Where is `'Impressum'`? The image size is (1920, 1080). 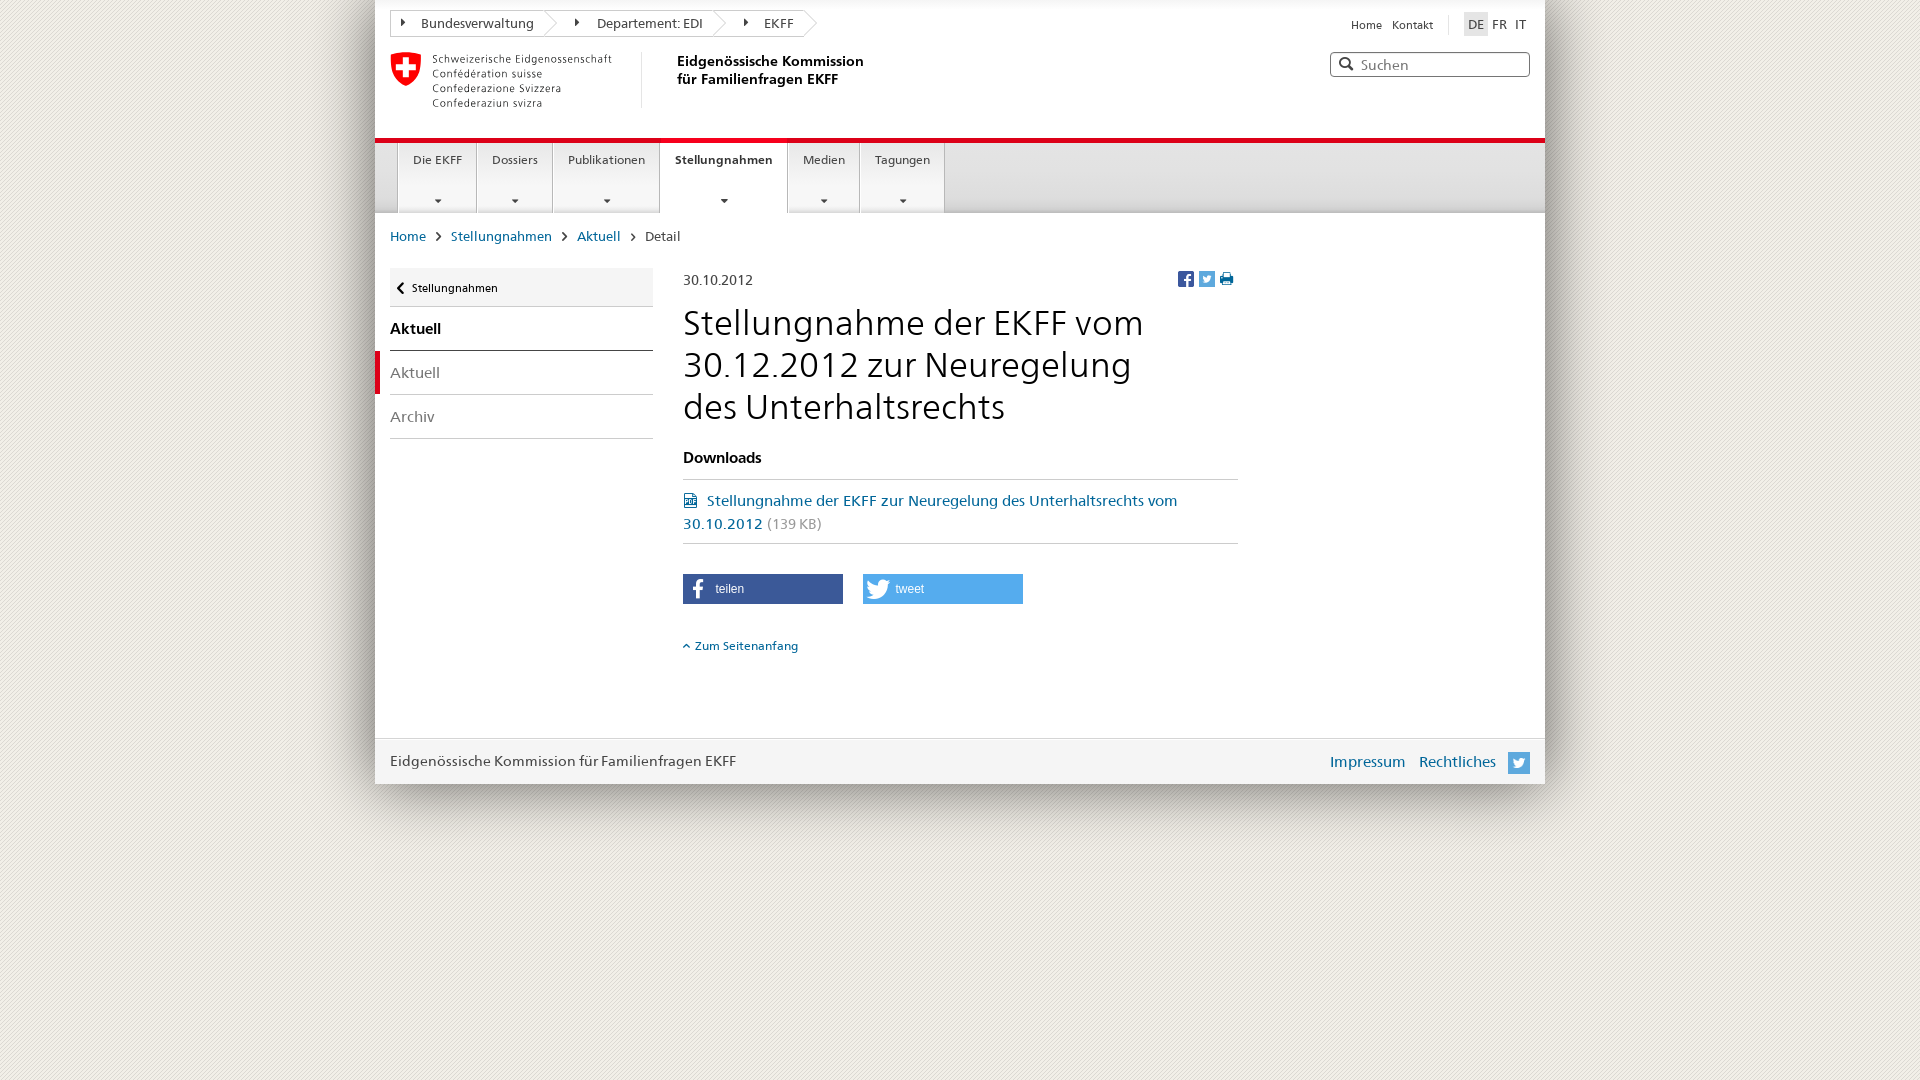 'Impressum' is located at coordinates (1367, 761).